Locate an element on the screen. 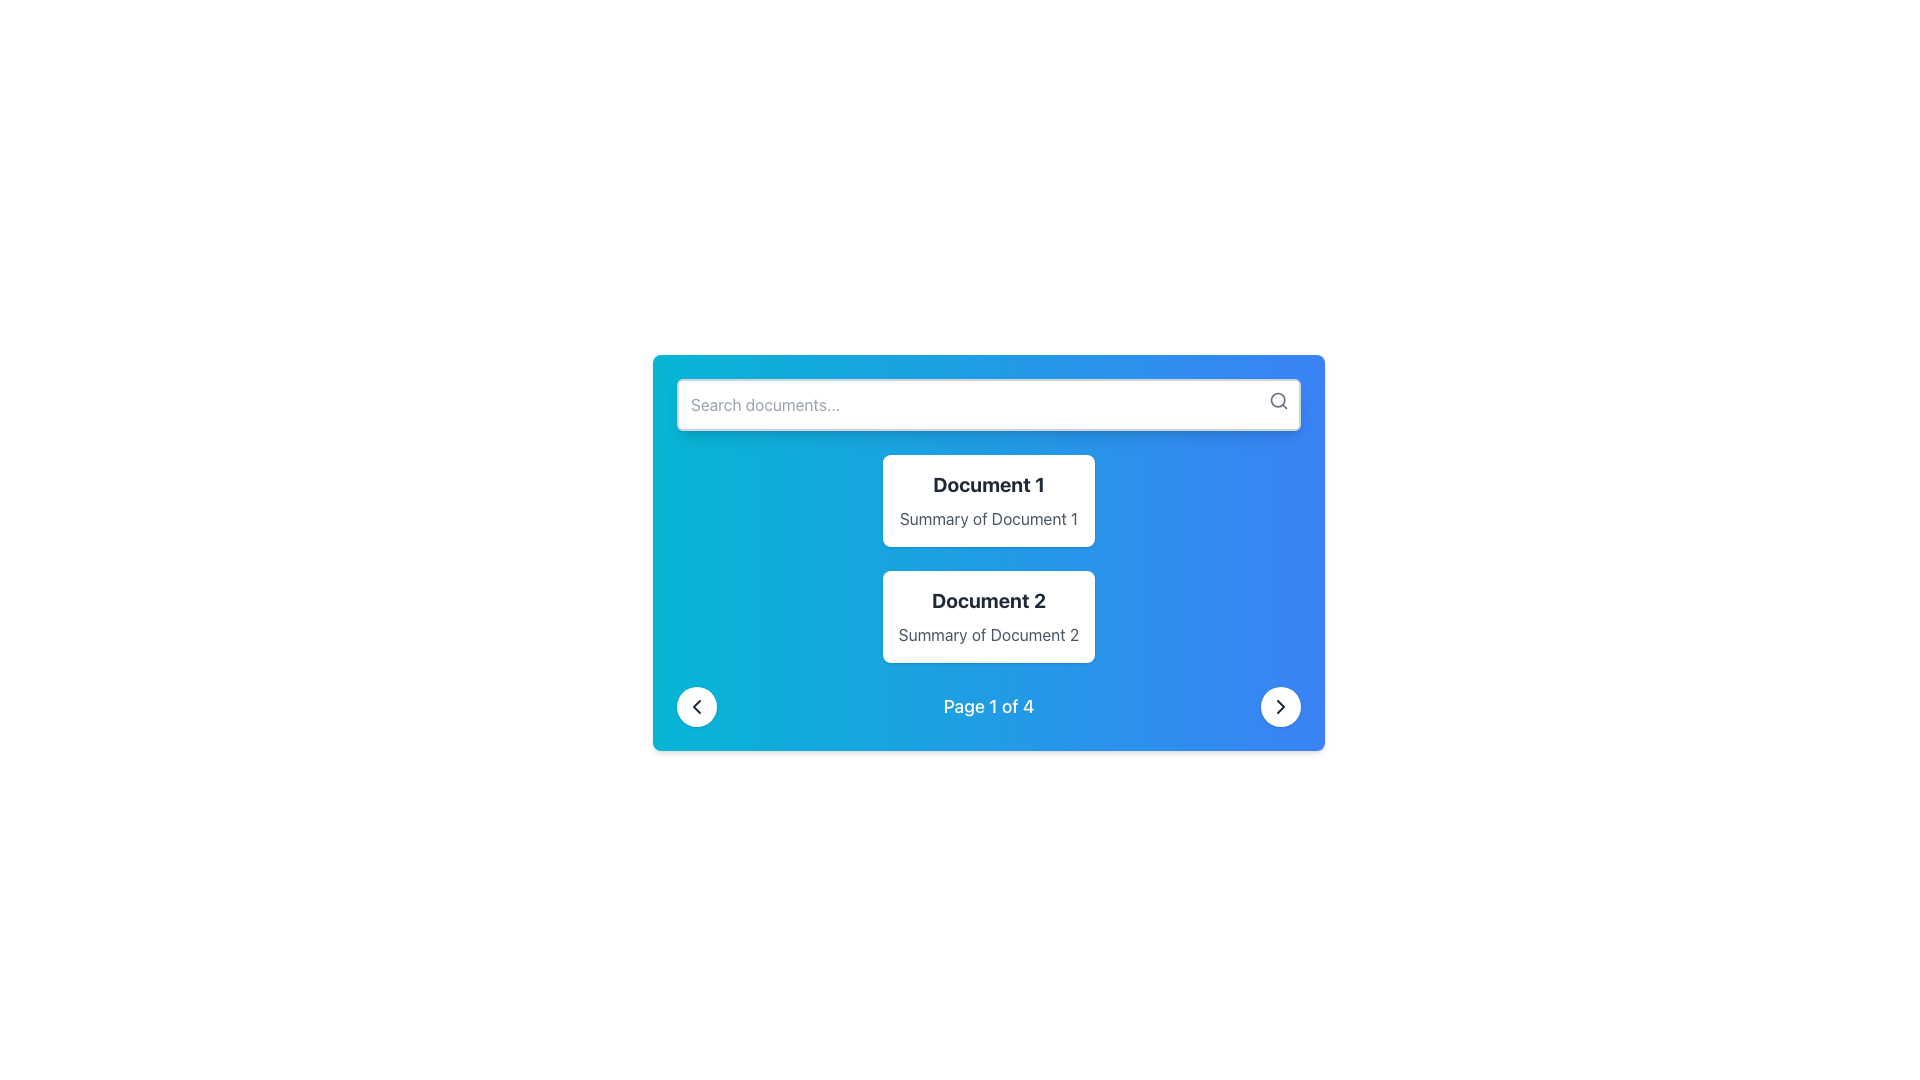 This screenshot has height=1080, width=1920. the Chevron Direction Indicator icon located in the bottom-right corner of the interface to initiate forward navigation is located at coordinates (1281, 705).